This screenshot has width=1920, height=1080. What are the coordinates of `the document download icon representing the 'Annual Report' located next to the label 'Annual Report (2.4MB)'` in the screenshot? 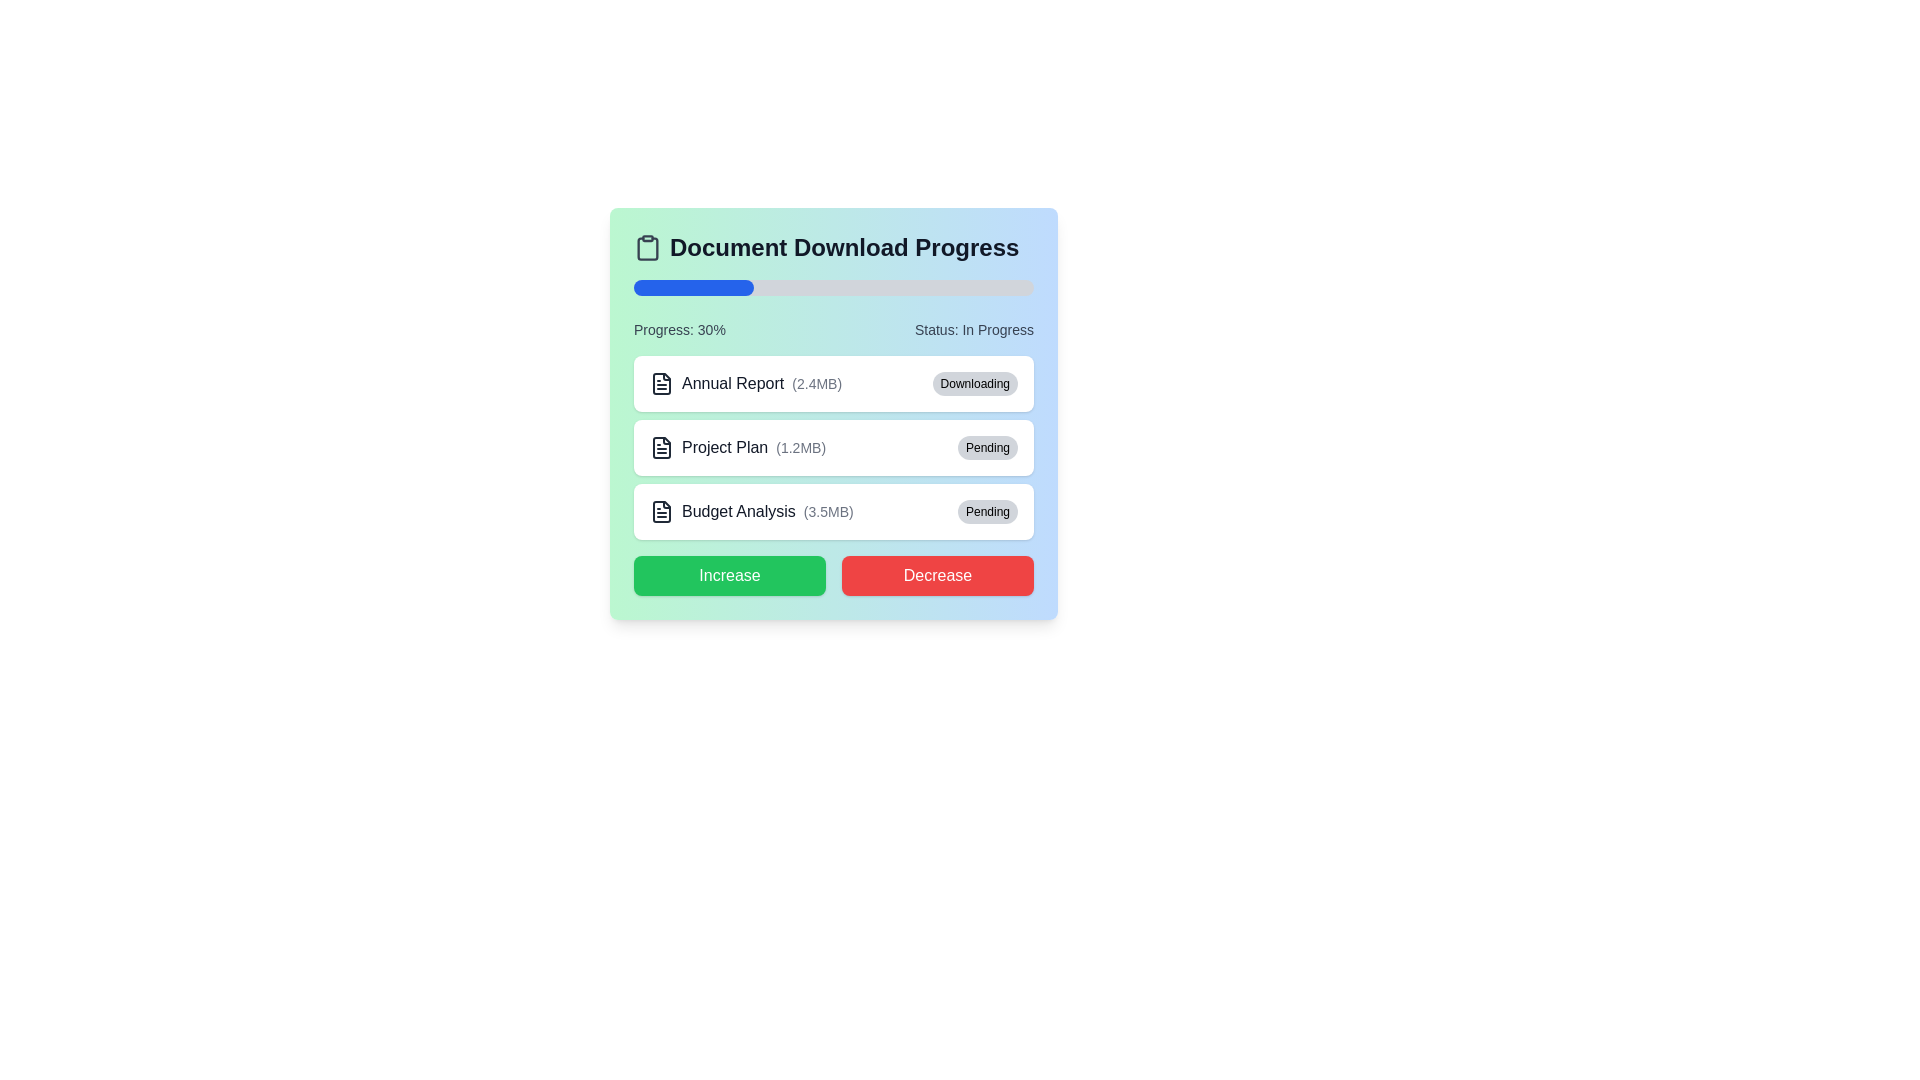 It's located at (662, 384).